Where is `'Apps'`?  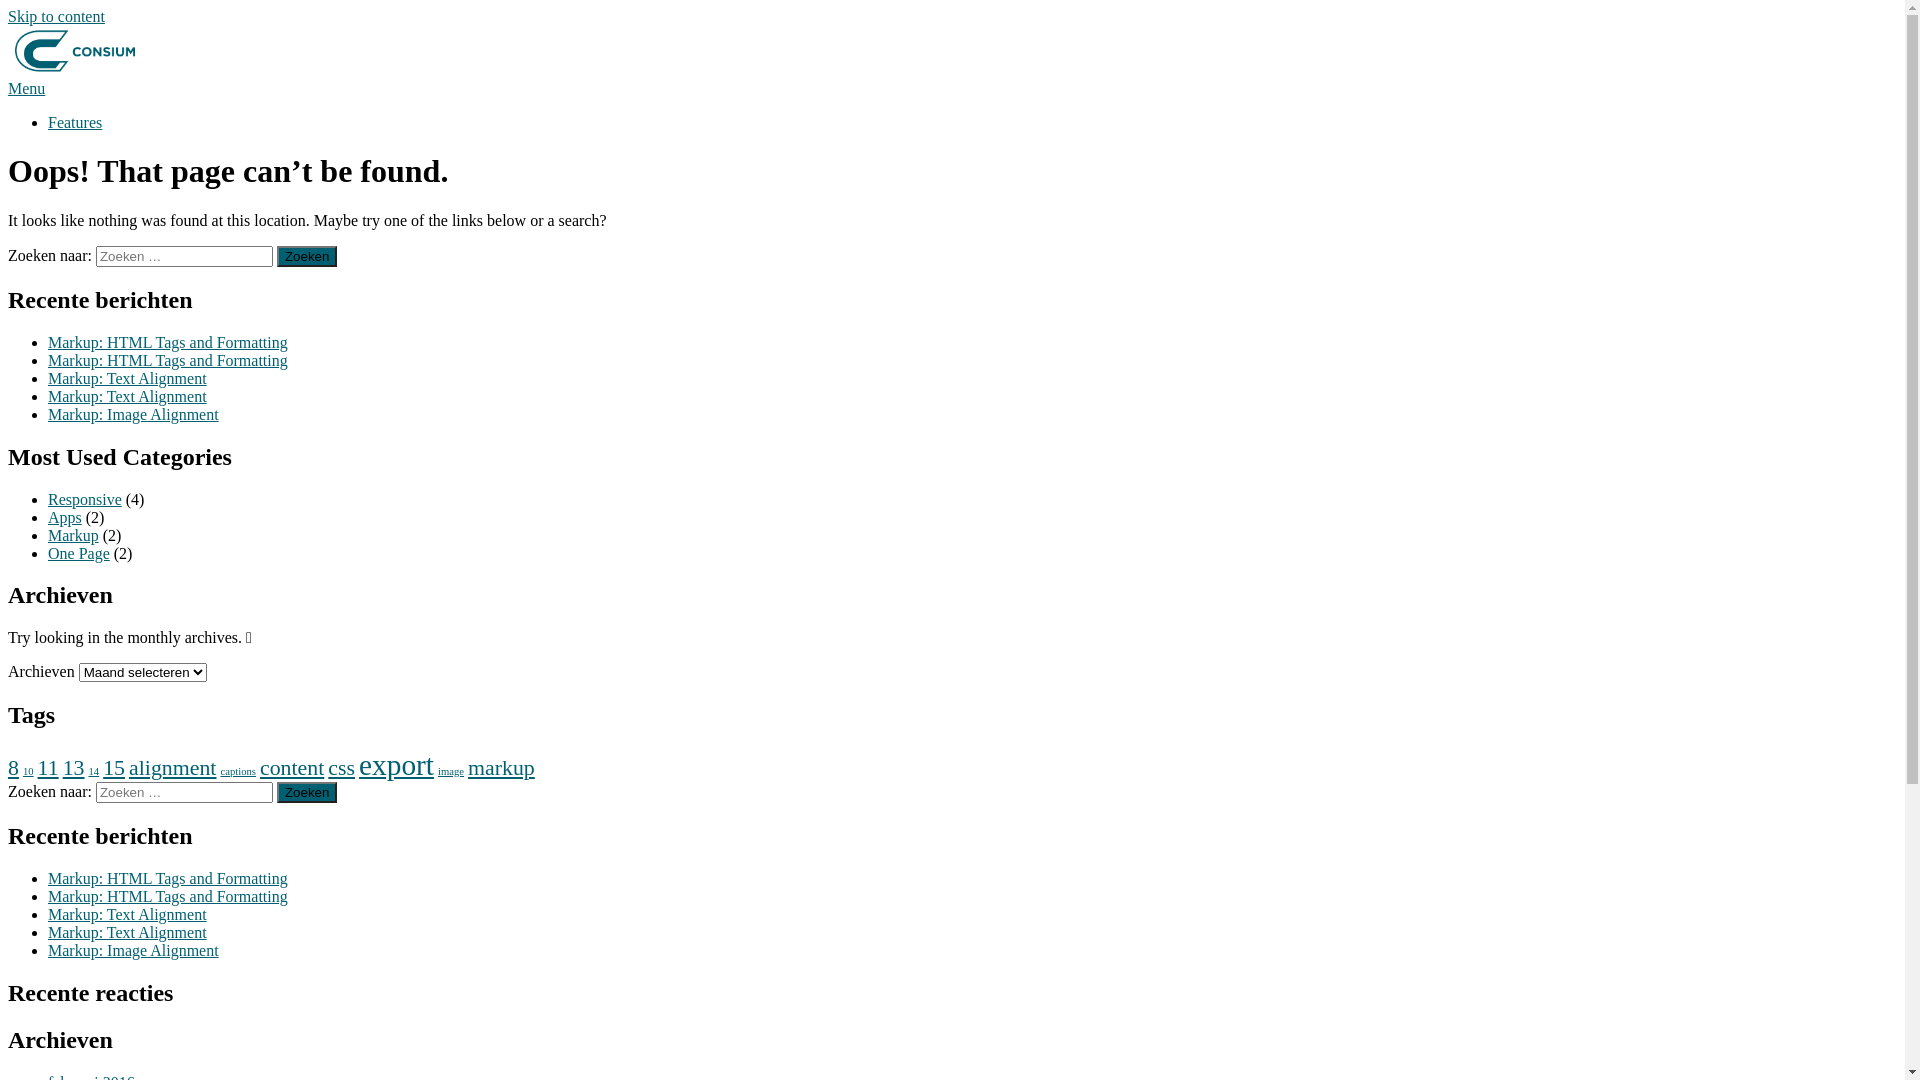 'Apps' is located at coordinates (65, 515).